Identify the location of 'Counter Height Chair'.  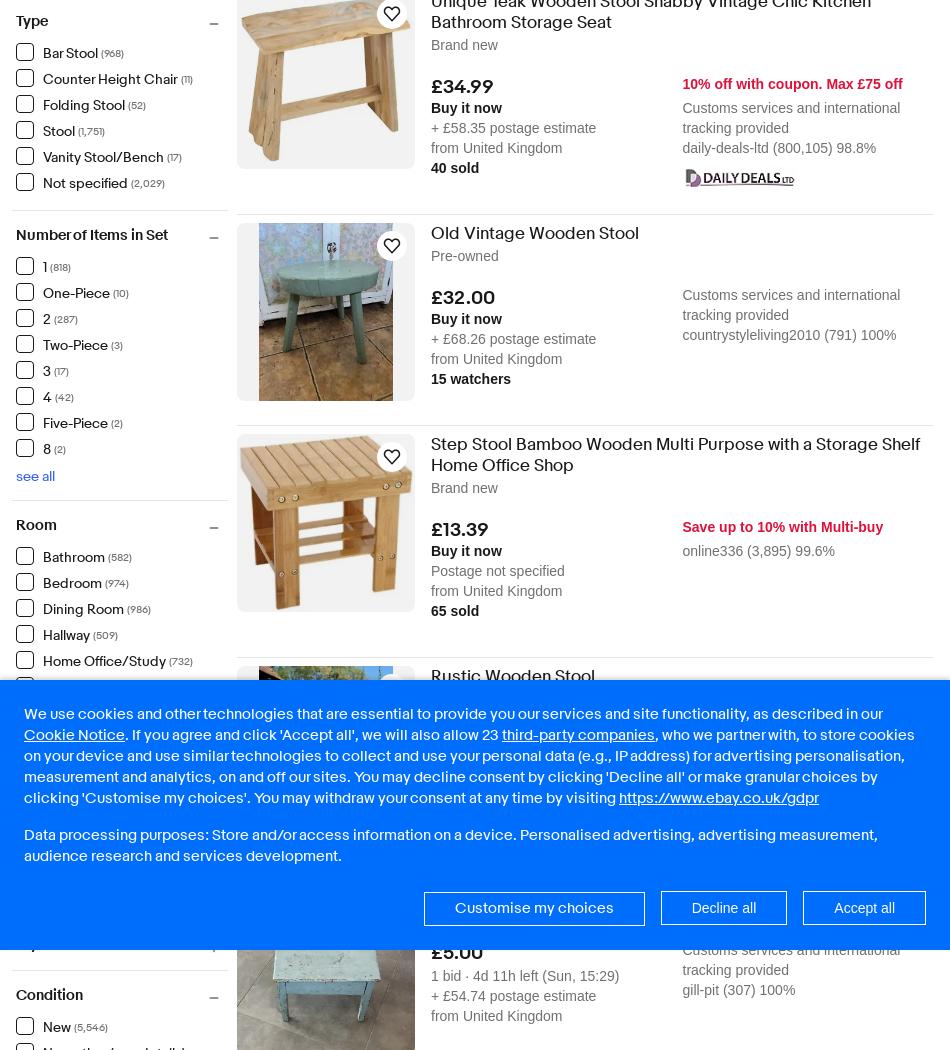
(110, 78).